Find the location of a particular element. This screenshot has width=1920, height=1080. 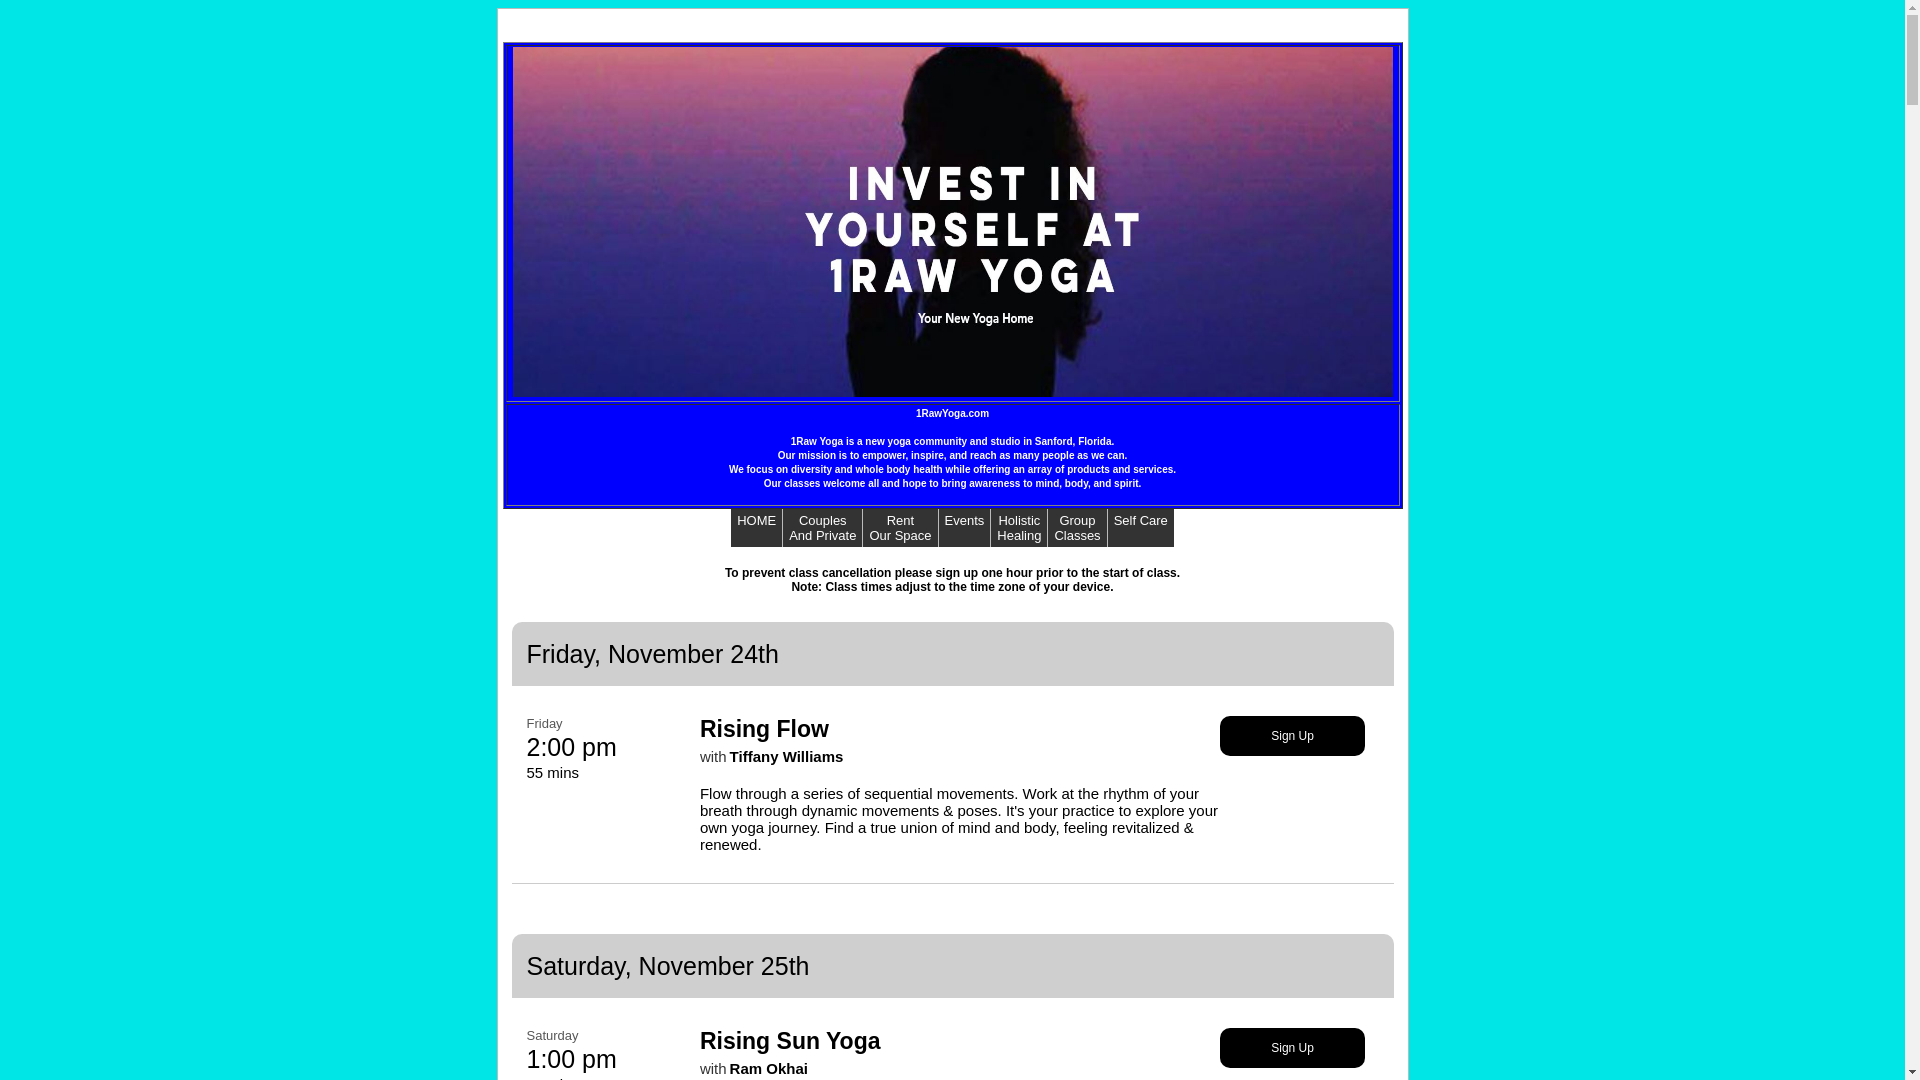

'Holistic is located at coordinates (1018, 527).